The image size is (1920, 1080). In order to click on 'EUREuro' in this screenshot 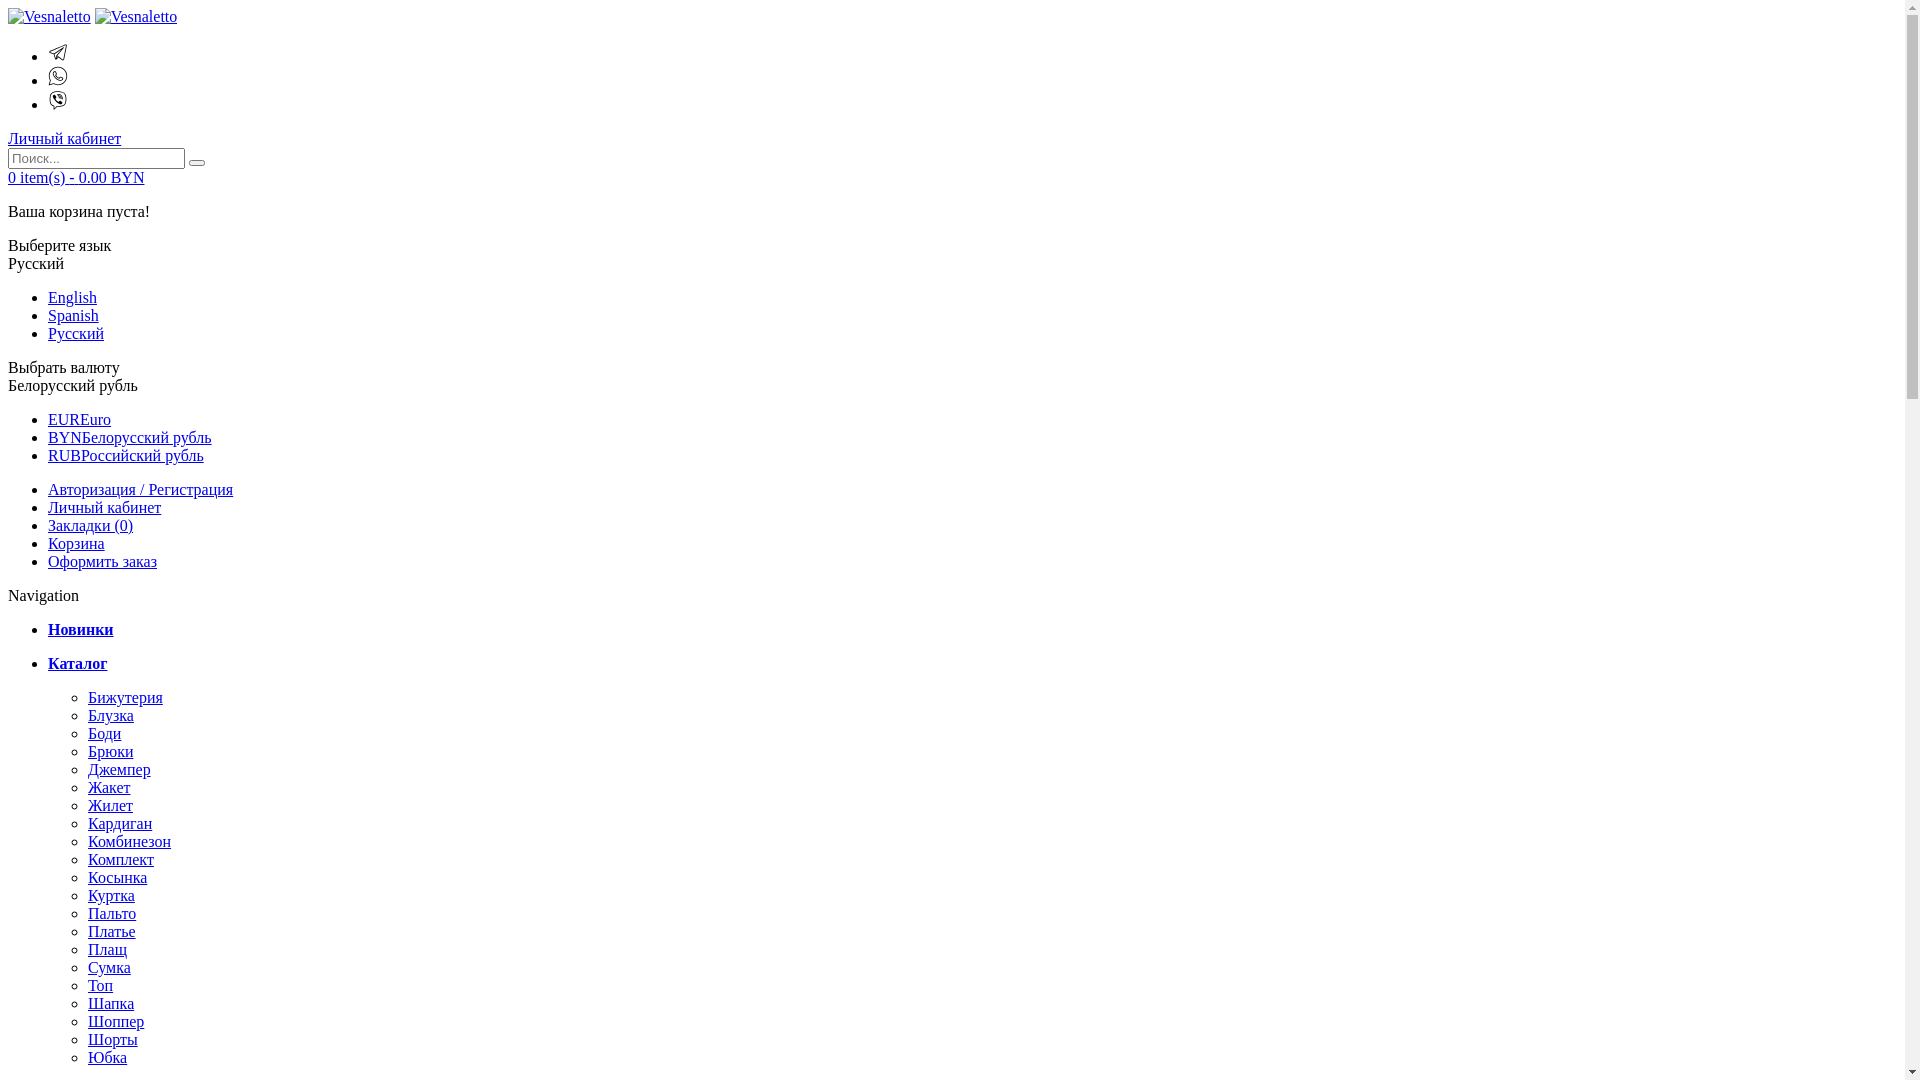, I will do `click(79, 418)`.